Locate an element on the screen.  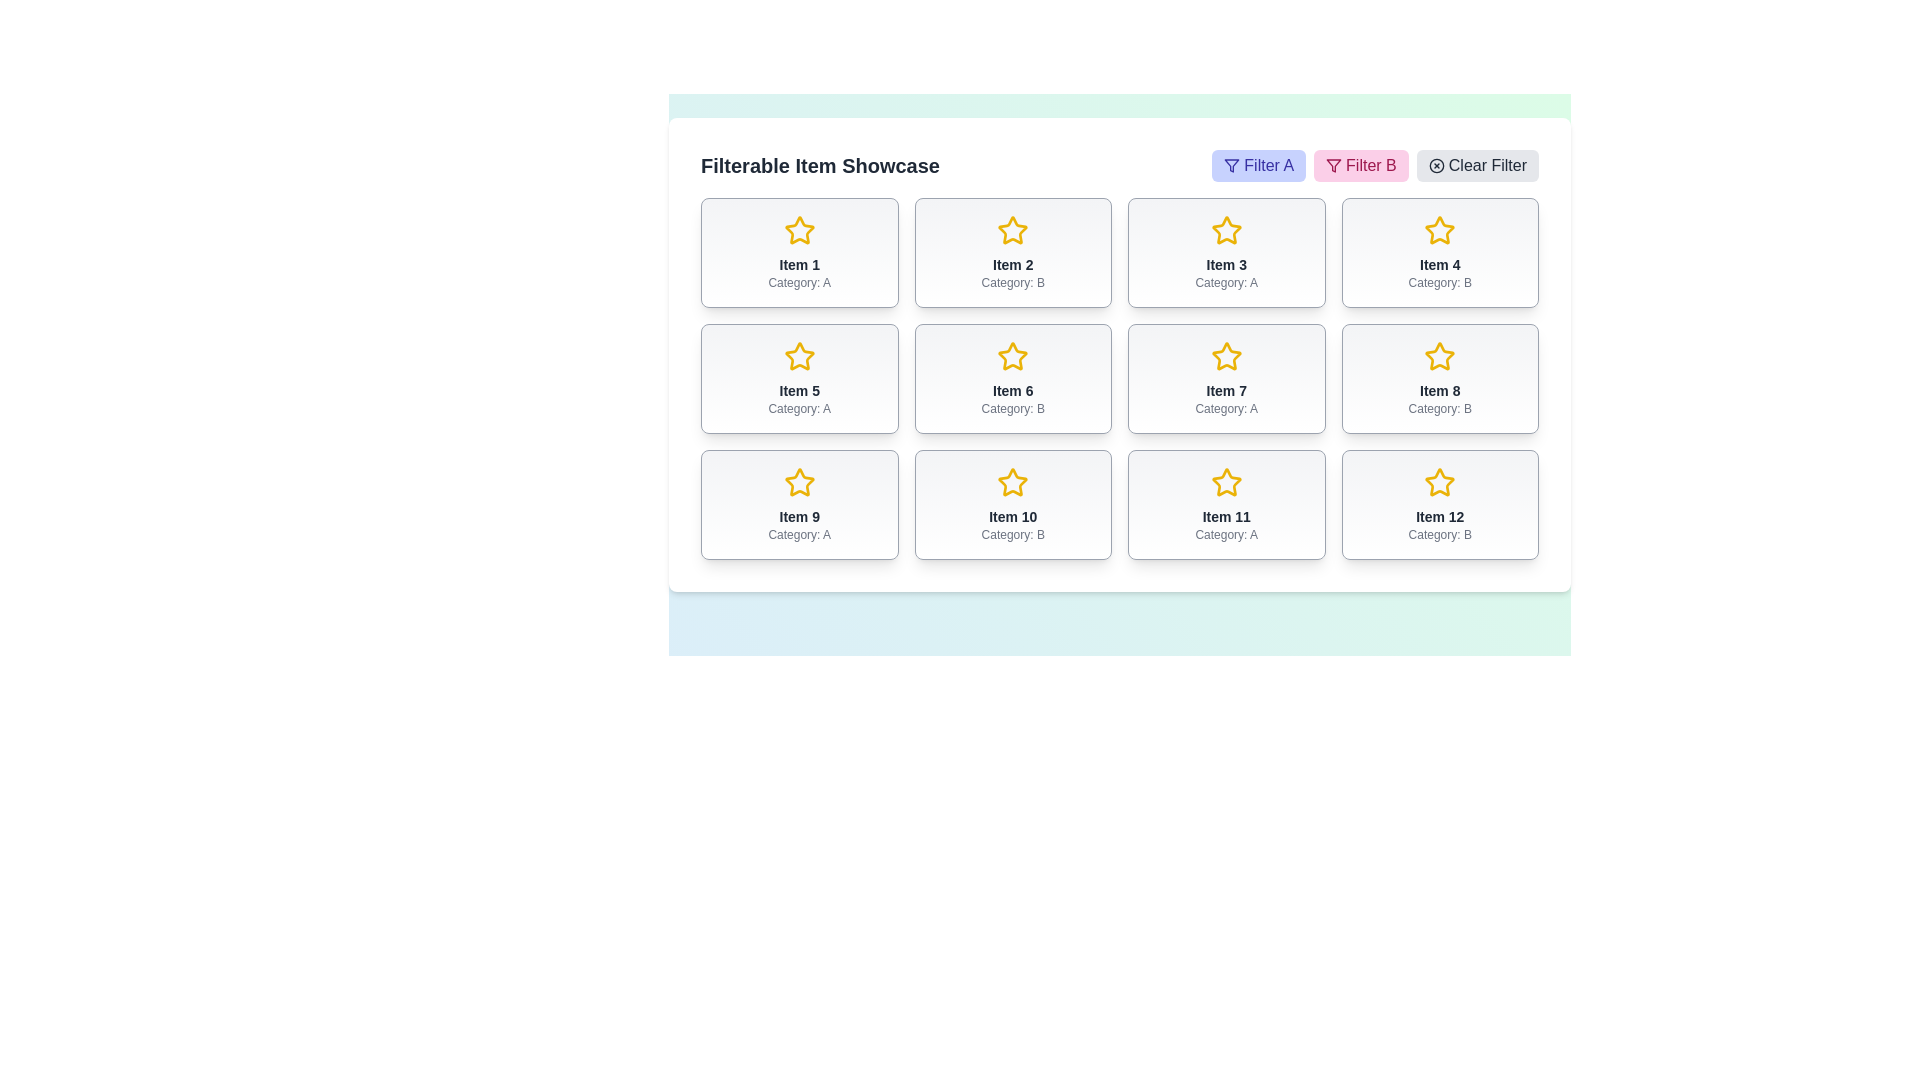
the 'Filter B' button, which is a light pink rectangular button with rounded edges located between the 'Filter A' and 'Clear Filter' buttons in the top-right corner of the page, to apply the 'B' filter is located at coordinates (1374, 164).